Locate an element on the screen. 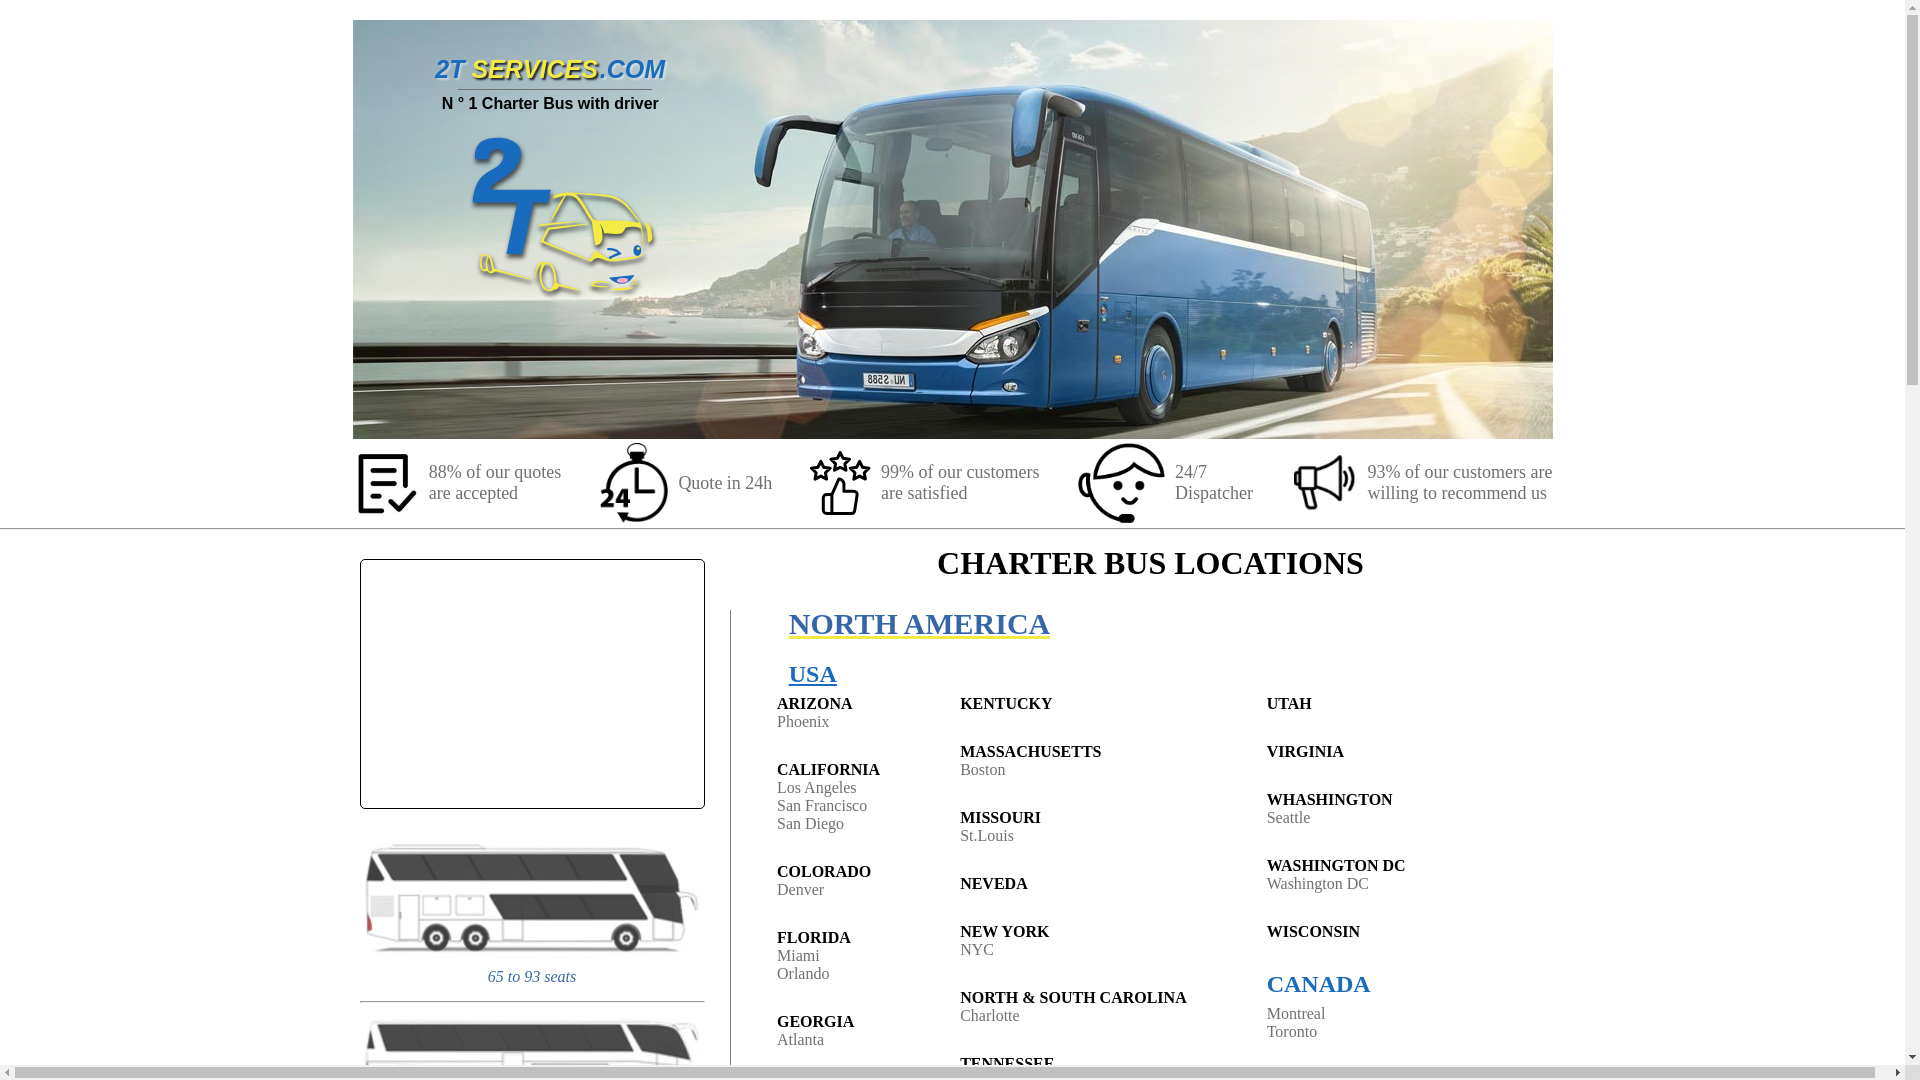 The height and width of the screenshot is (1080, 1920). 'Denver' is located at coordinates (776, 888).